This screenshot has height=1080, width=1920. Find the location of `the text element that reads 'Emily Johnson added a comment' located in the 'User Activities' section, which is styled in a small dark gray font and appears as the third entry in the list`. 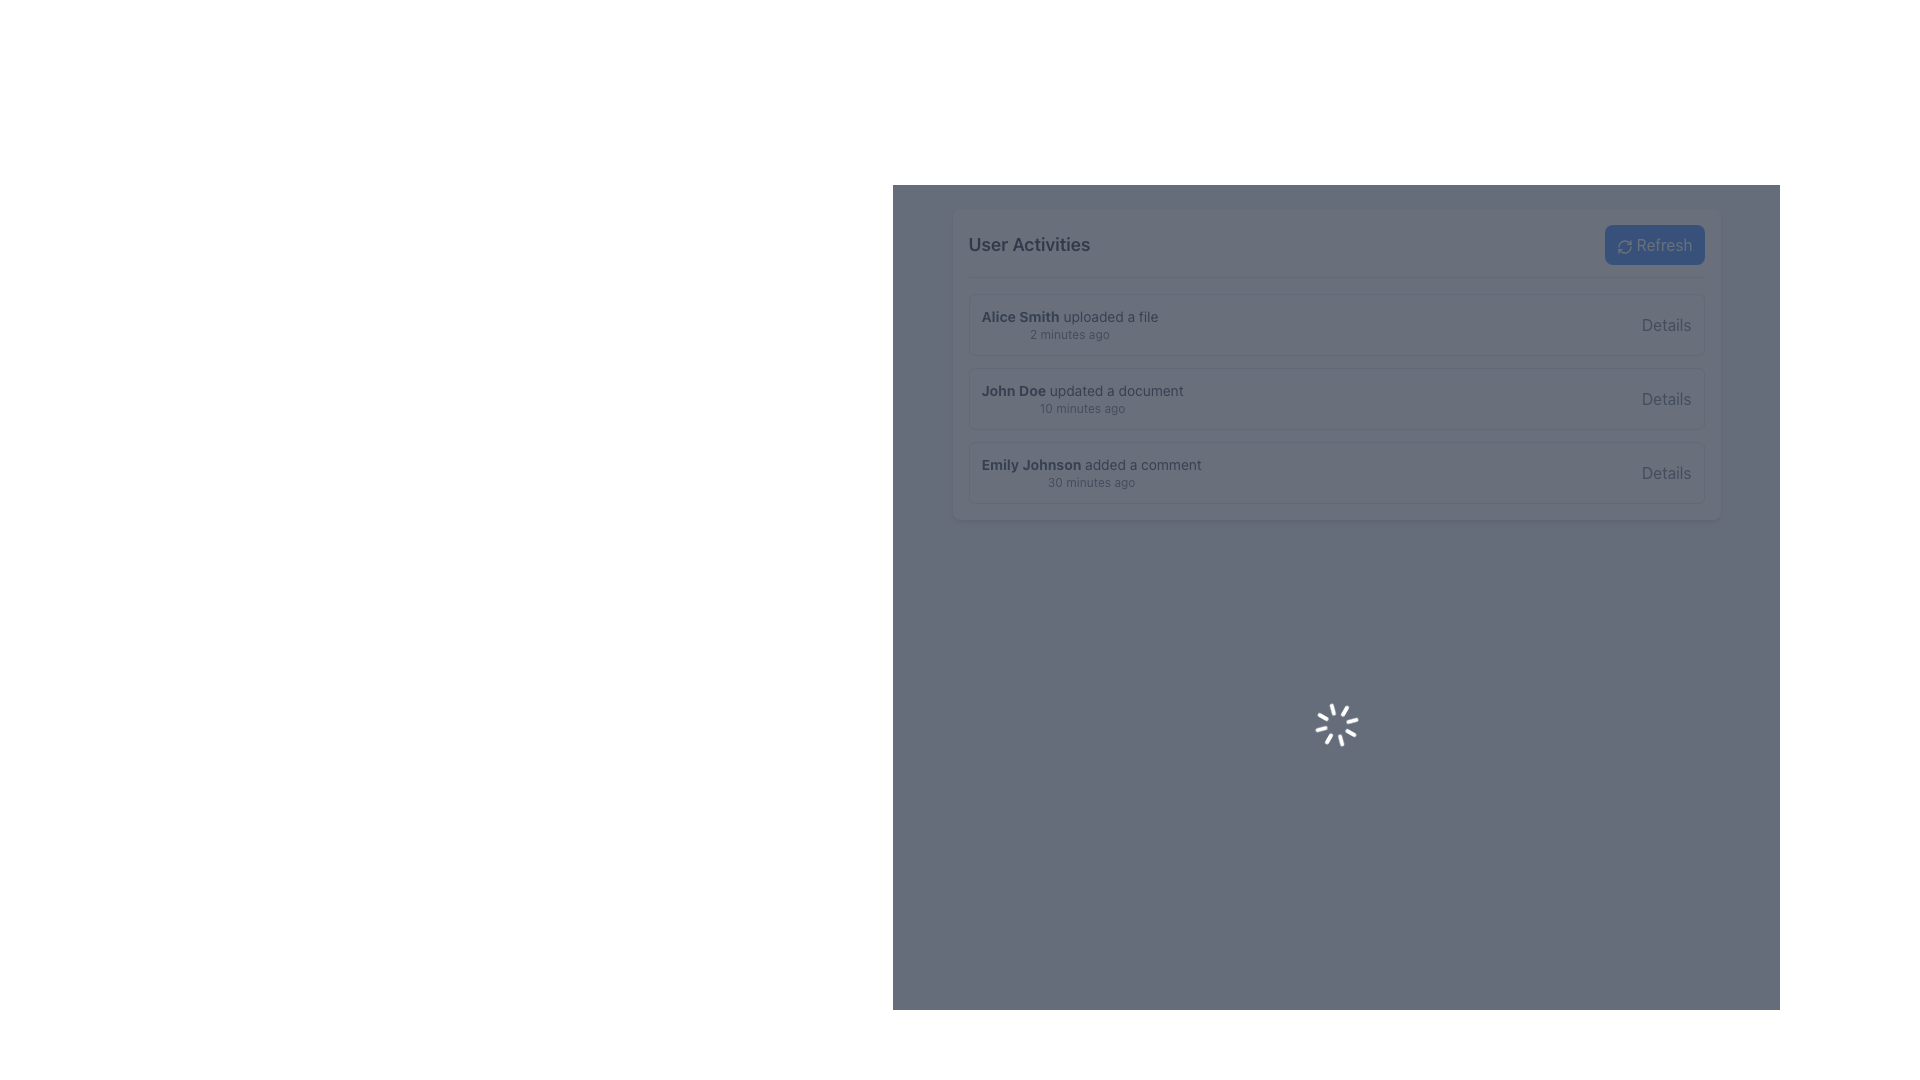

the text element that reads 'Emily Johnson added a comment' located in the 'User Activities' section, which is styled in a small dark gray font and appears as the third entry in the list is located at coordinates (1090, 465).